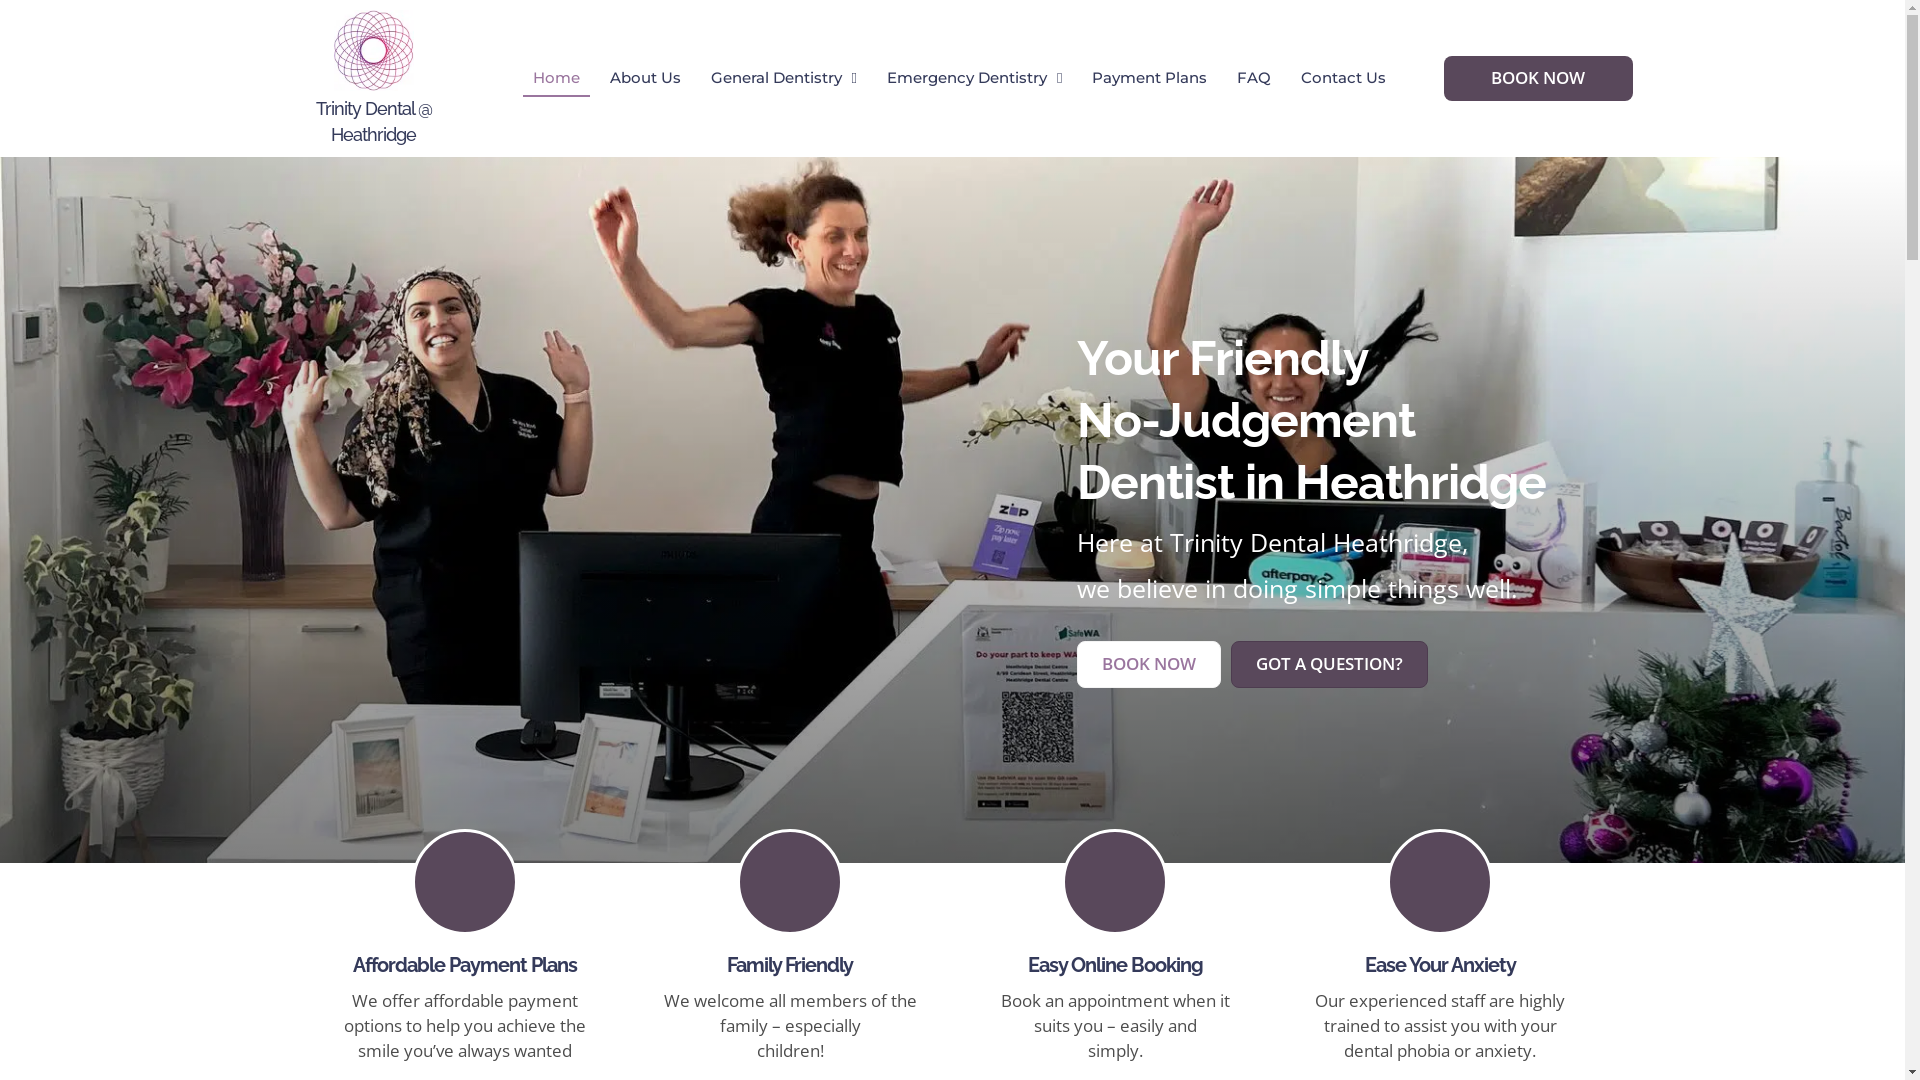 The width and height of the screenshot is (1920, 1080). I want to click on 'Payment Plans', so click(1149, 77).